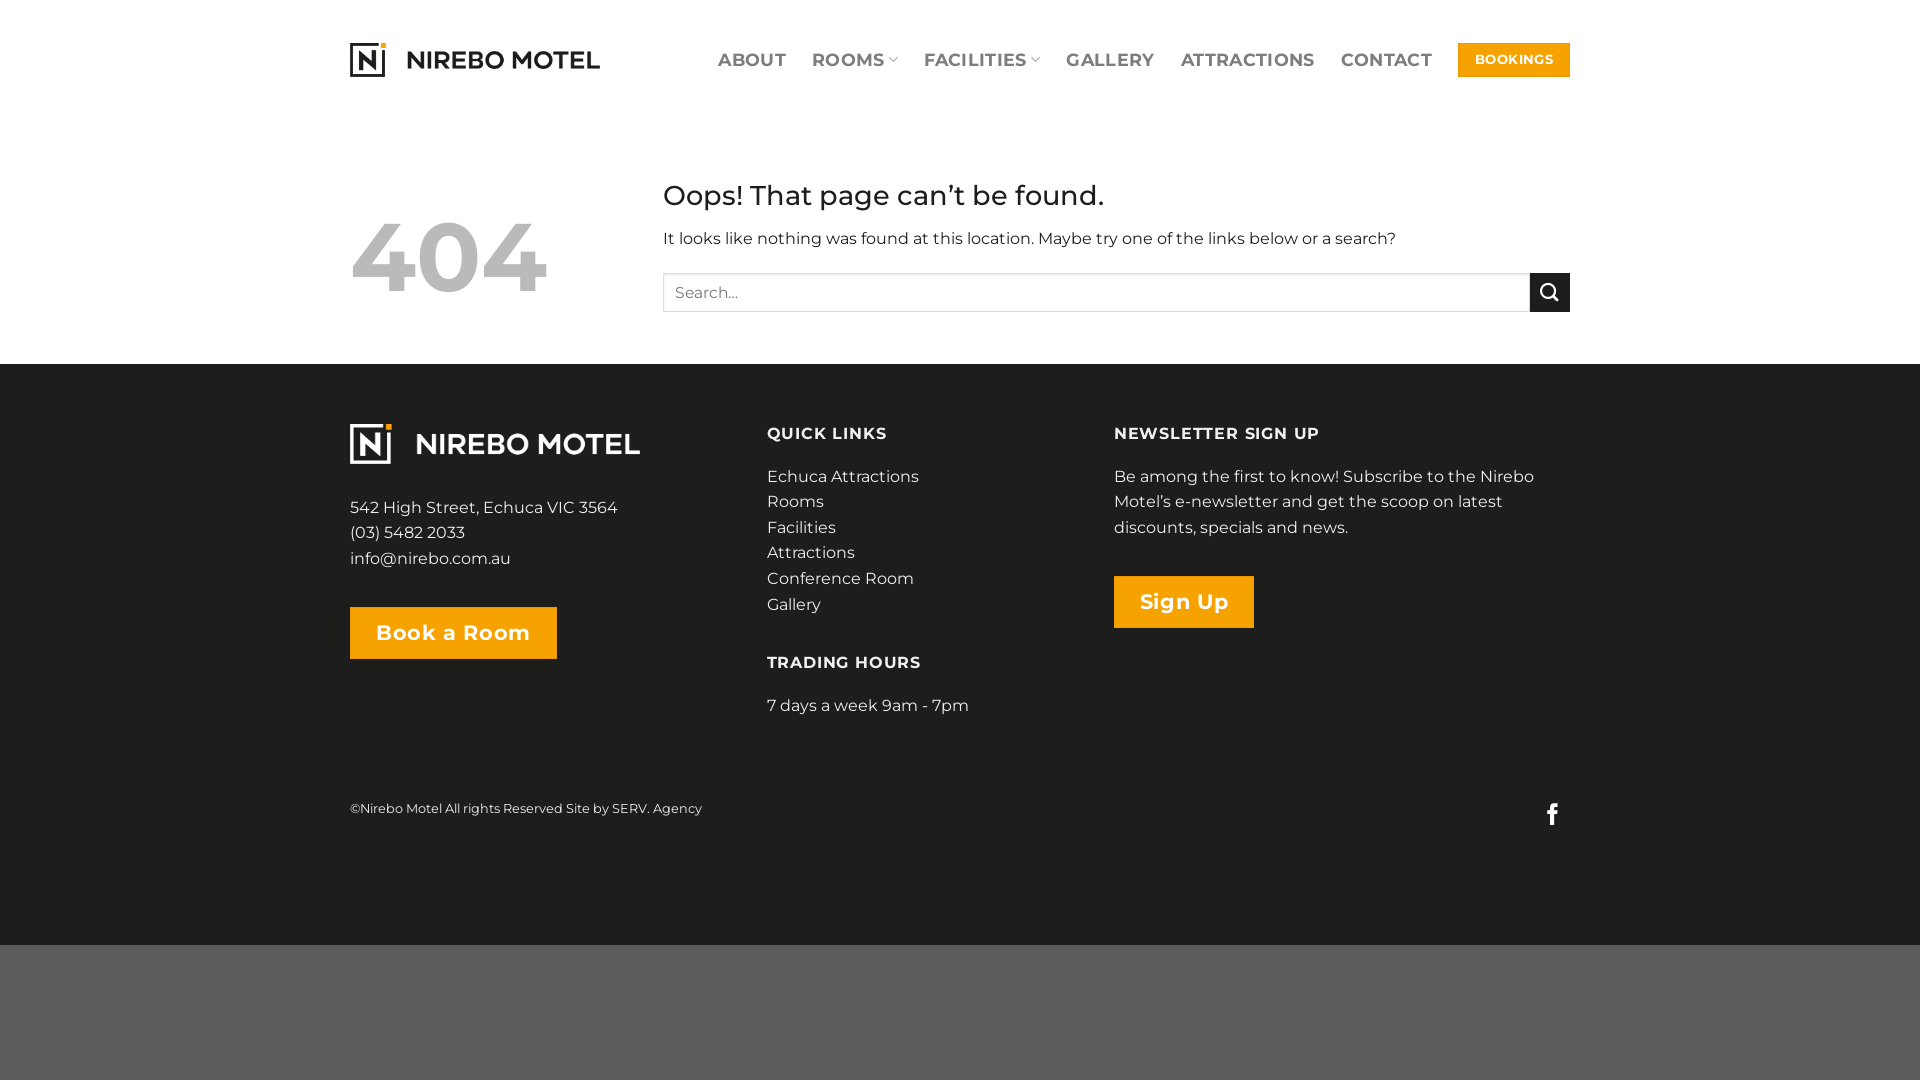  I want to click on 'Facilities', so click(801, 526).